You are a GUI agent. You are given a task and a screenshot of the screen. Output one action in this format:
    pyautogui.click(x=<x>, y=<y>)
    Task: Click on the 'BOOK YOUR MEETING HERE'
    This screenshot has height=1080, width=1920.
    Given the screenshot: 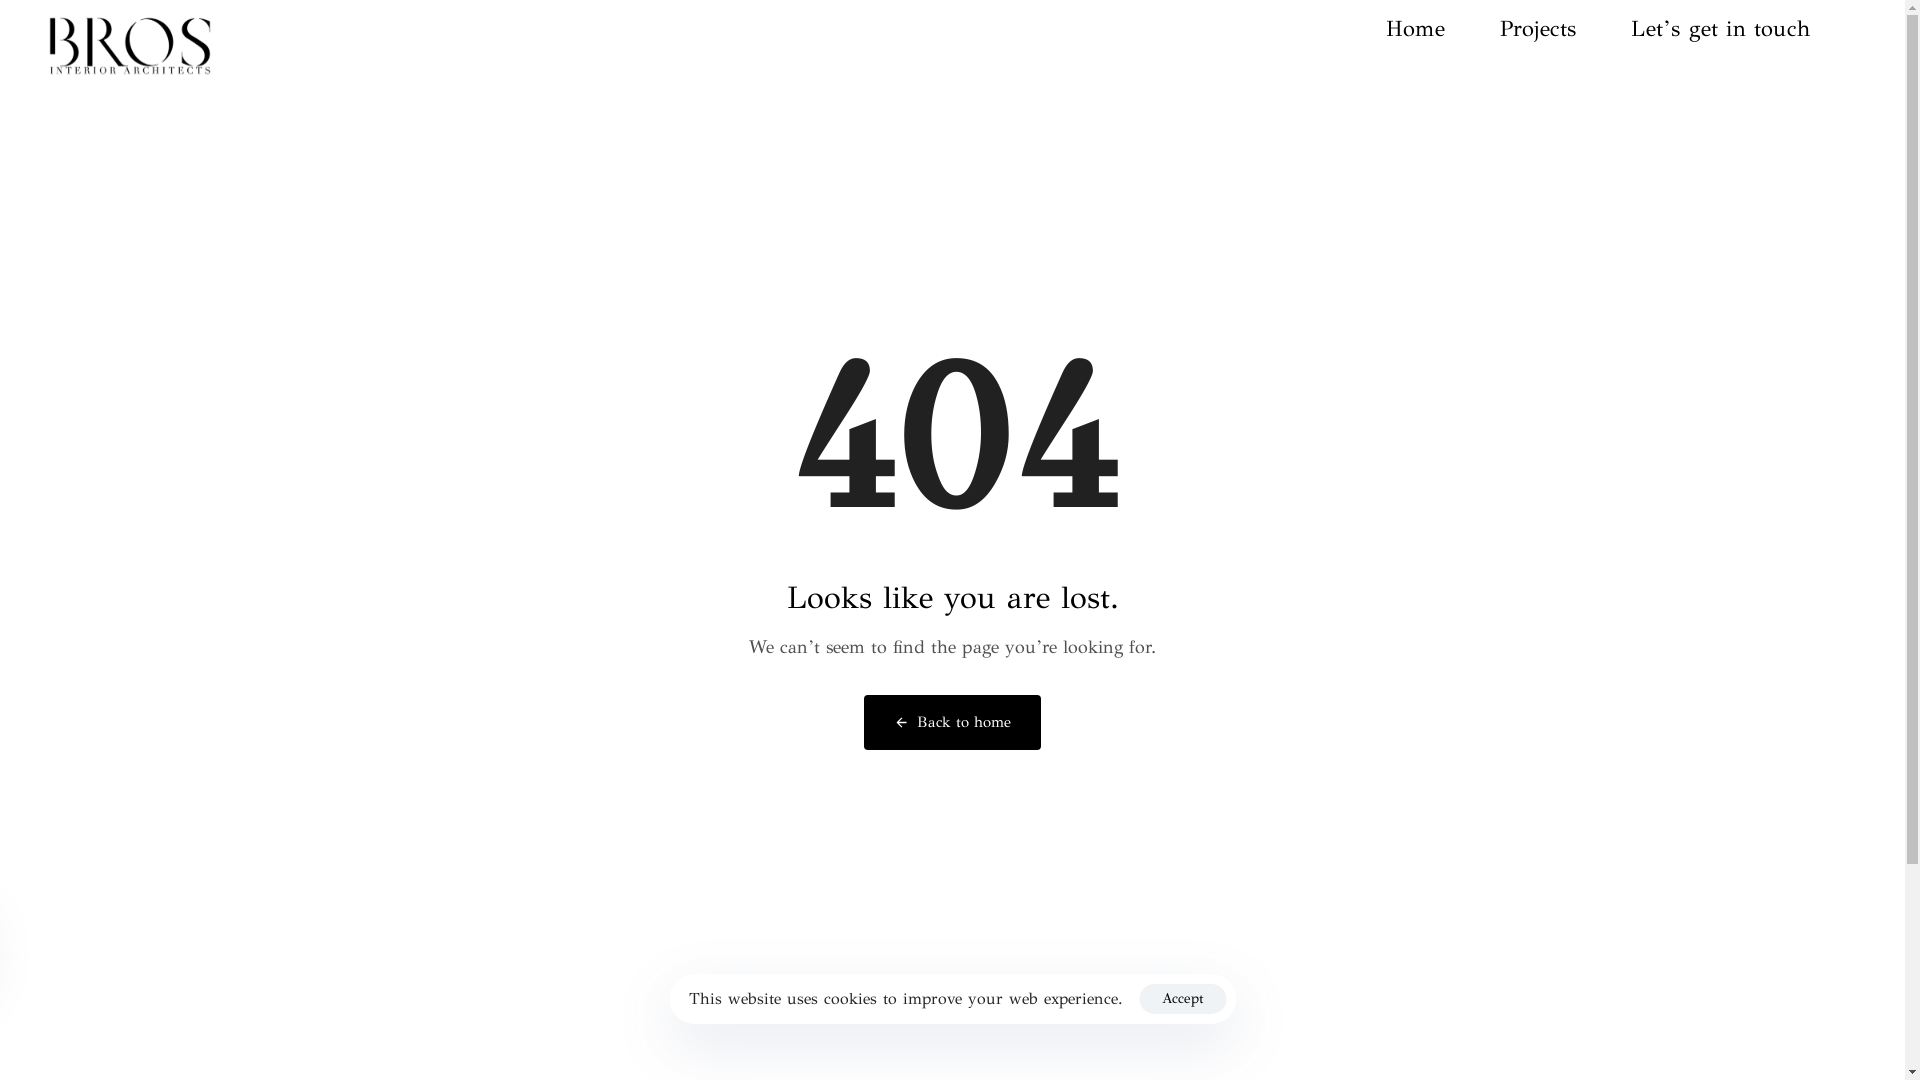 What is the action you would take?
    pyautogui.click(x=951, y=922)
    